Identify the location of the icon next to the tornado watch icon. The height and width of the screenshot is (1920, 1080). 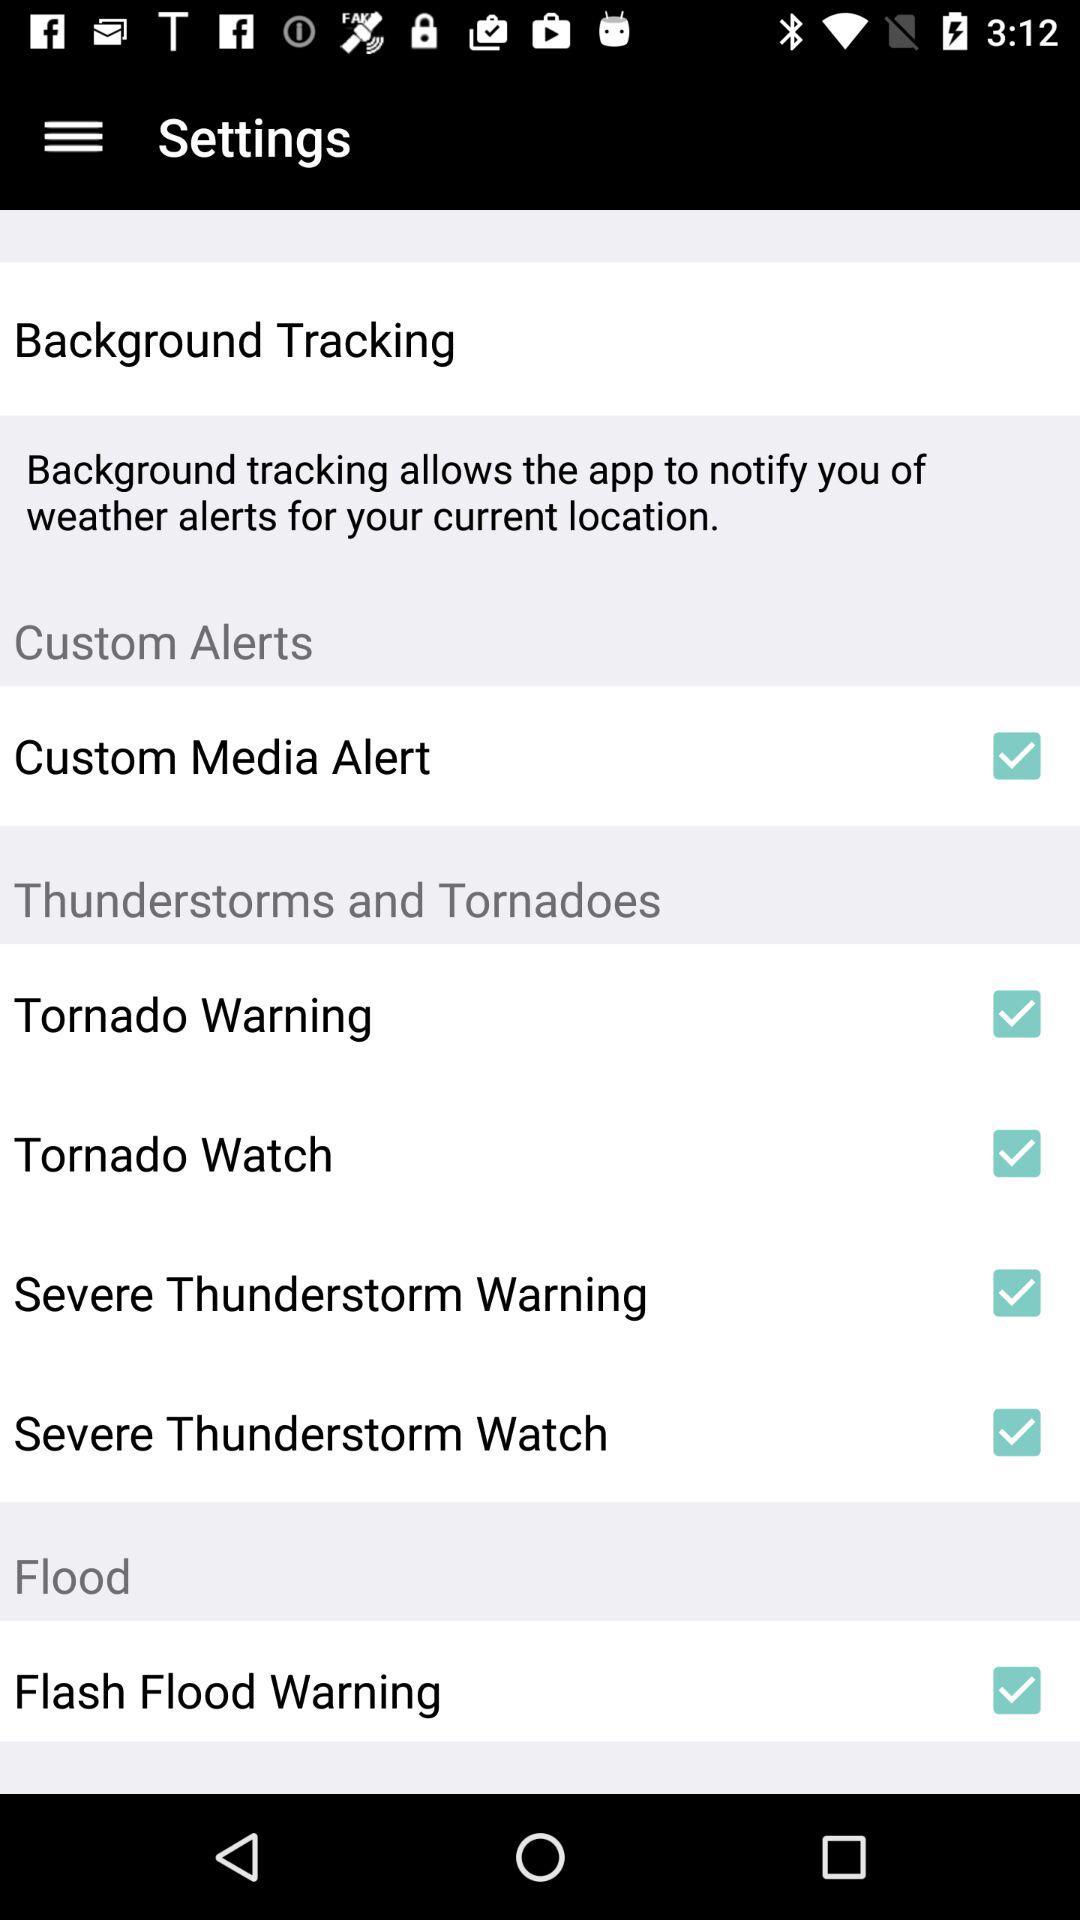
(1017, 1153).